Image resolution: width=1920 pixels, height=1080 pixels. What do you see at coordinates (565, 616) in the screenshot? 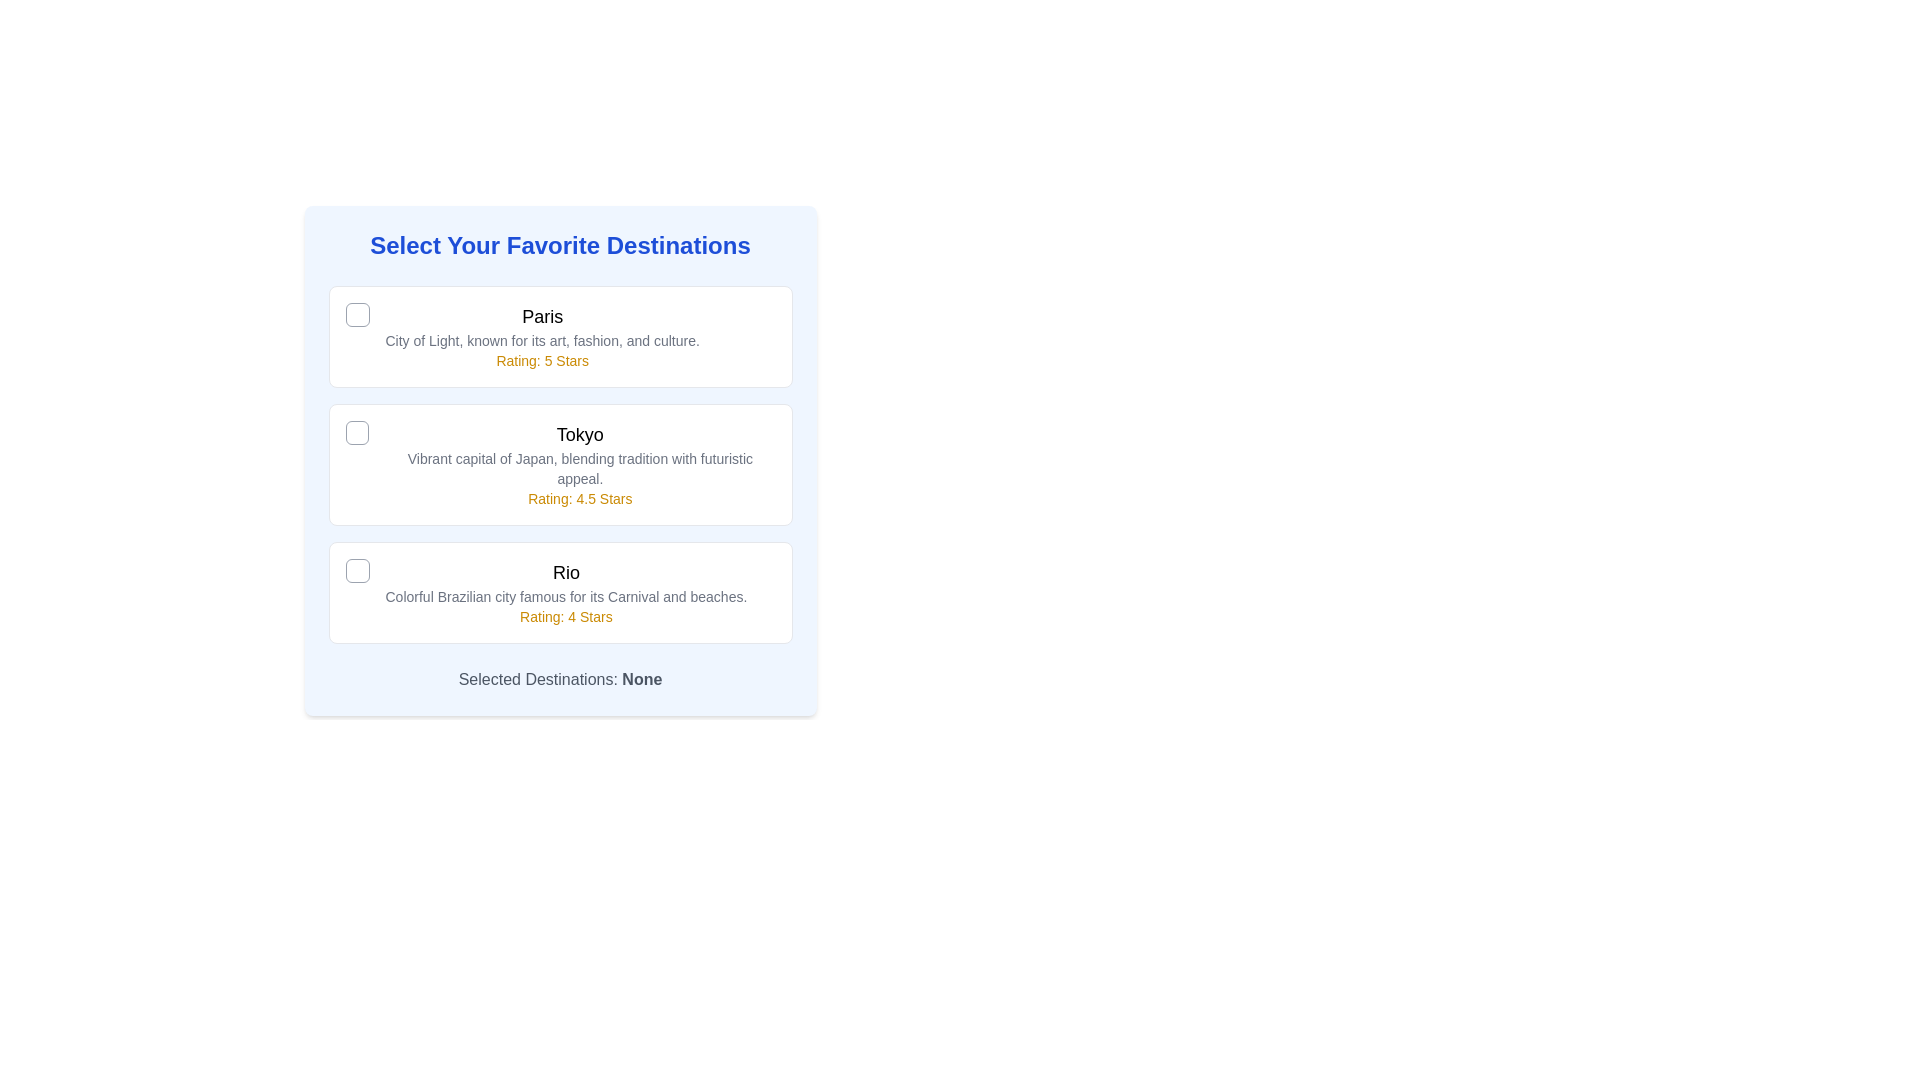
I see `the static text displaying the fixed rating value for the 'Rio' destination, located in the third section of the vertical list layout` at bounding box center [565, 616].